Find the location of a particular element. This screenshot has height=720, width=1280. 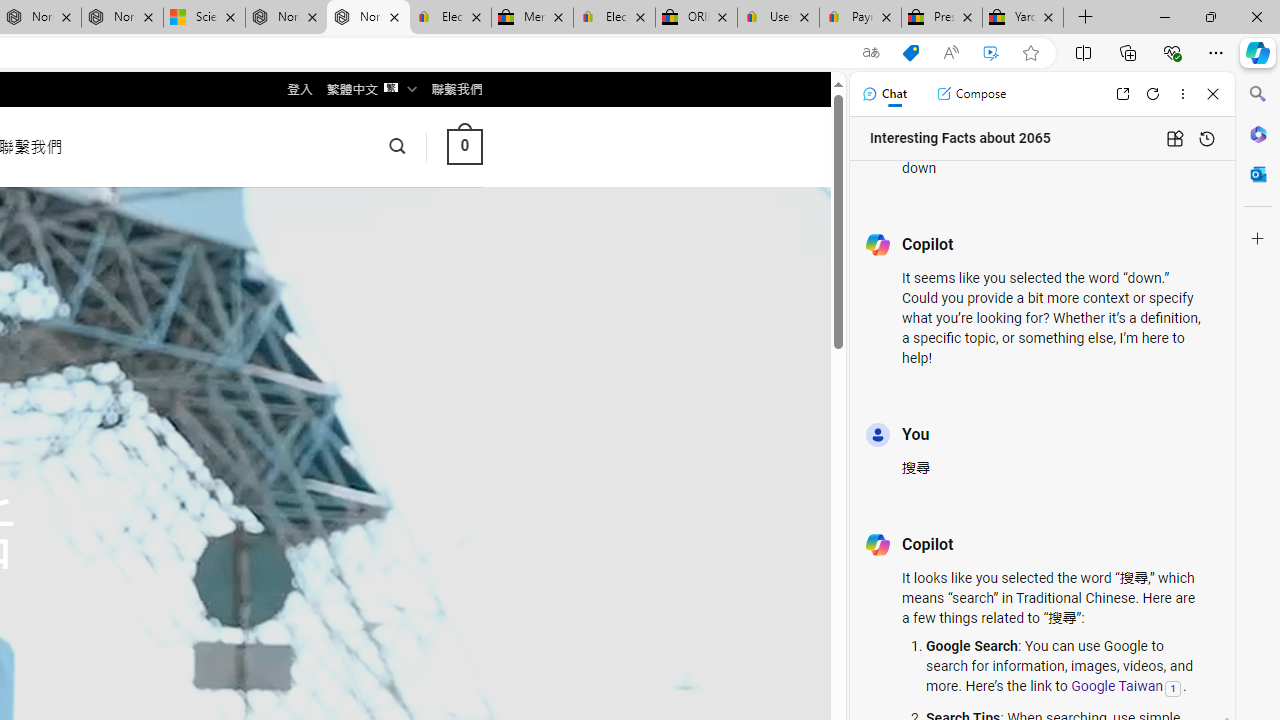

'Payments Terms of Use | eBay.com' is located at coordinates (860, 17).